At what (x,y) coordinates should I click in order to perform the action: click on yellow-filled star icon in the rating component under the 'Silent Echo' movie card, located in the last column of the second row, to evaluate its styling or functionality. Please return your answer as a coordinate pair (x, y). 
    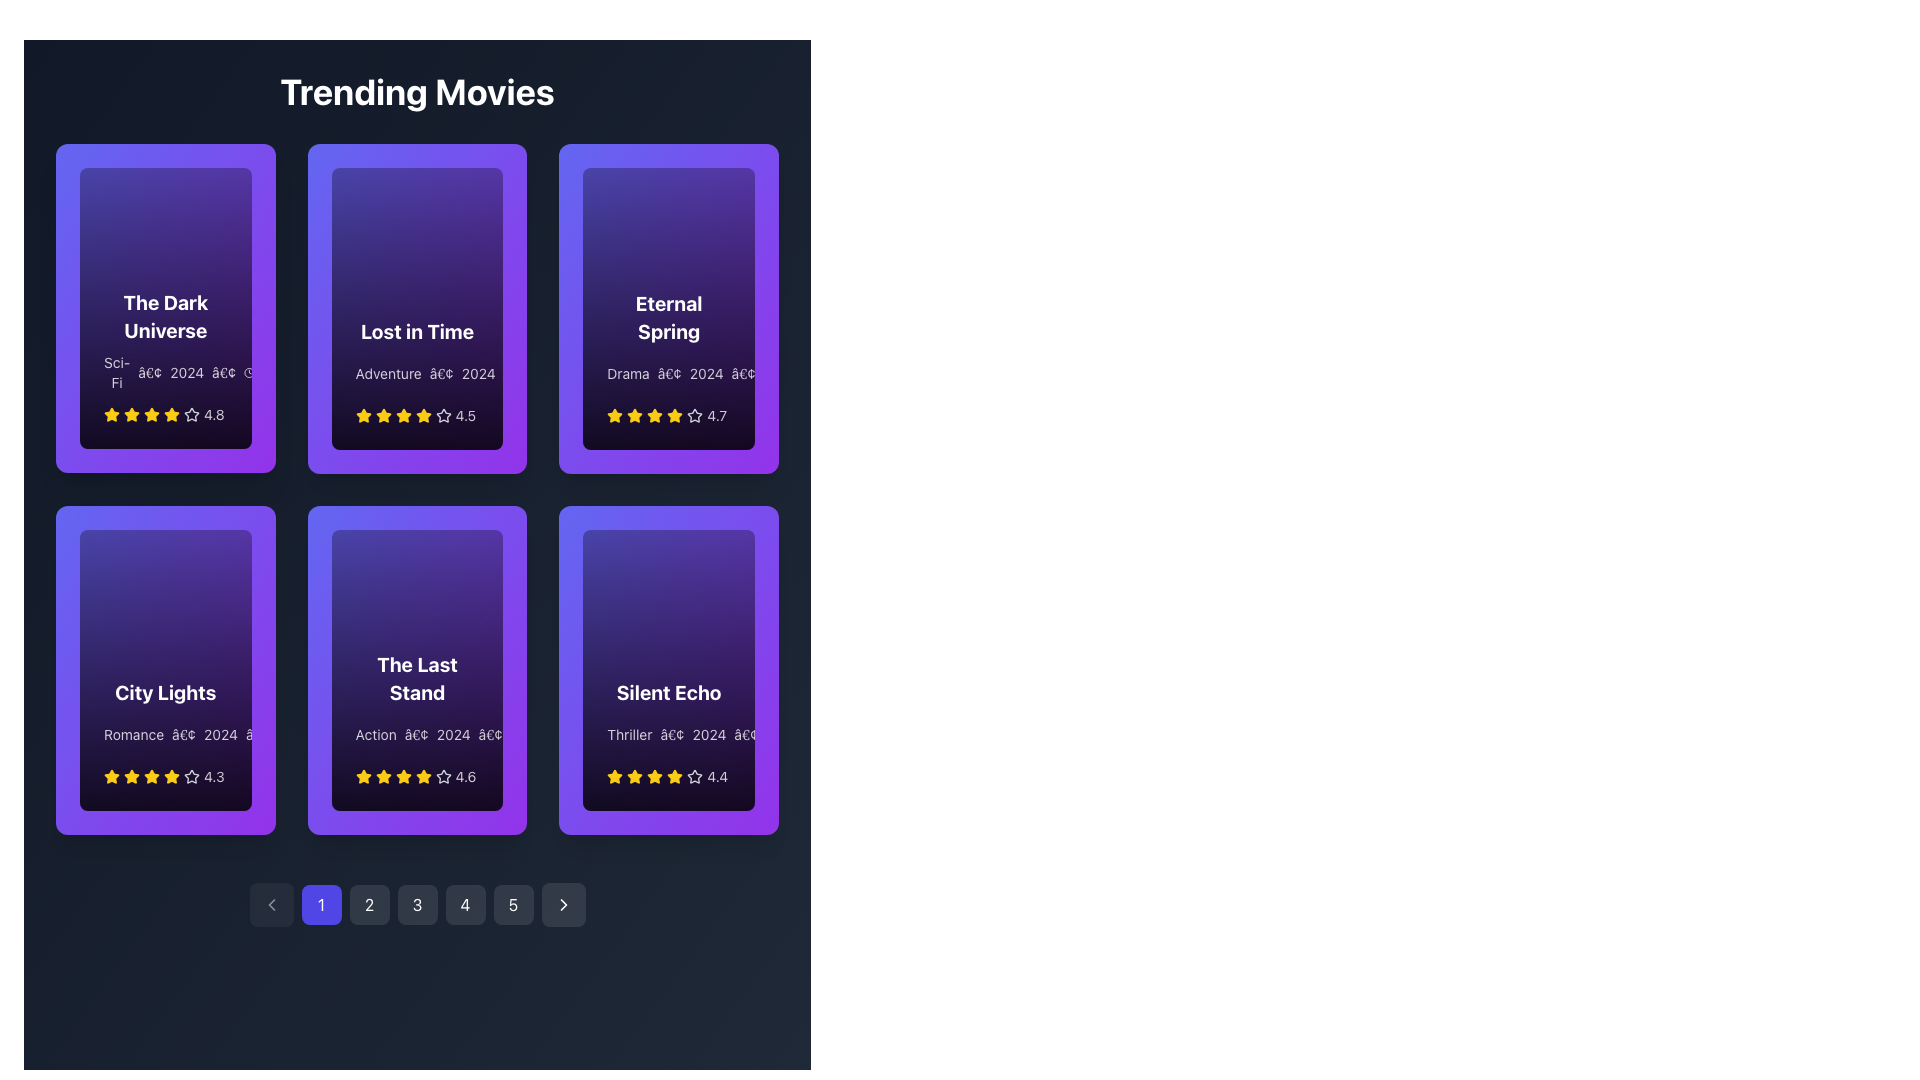
    Looking at the image, I should click on (675, 775).